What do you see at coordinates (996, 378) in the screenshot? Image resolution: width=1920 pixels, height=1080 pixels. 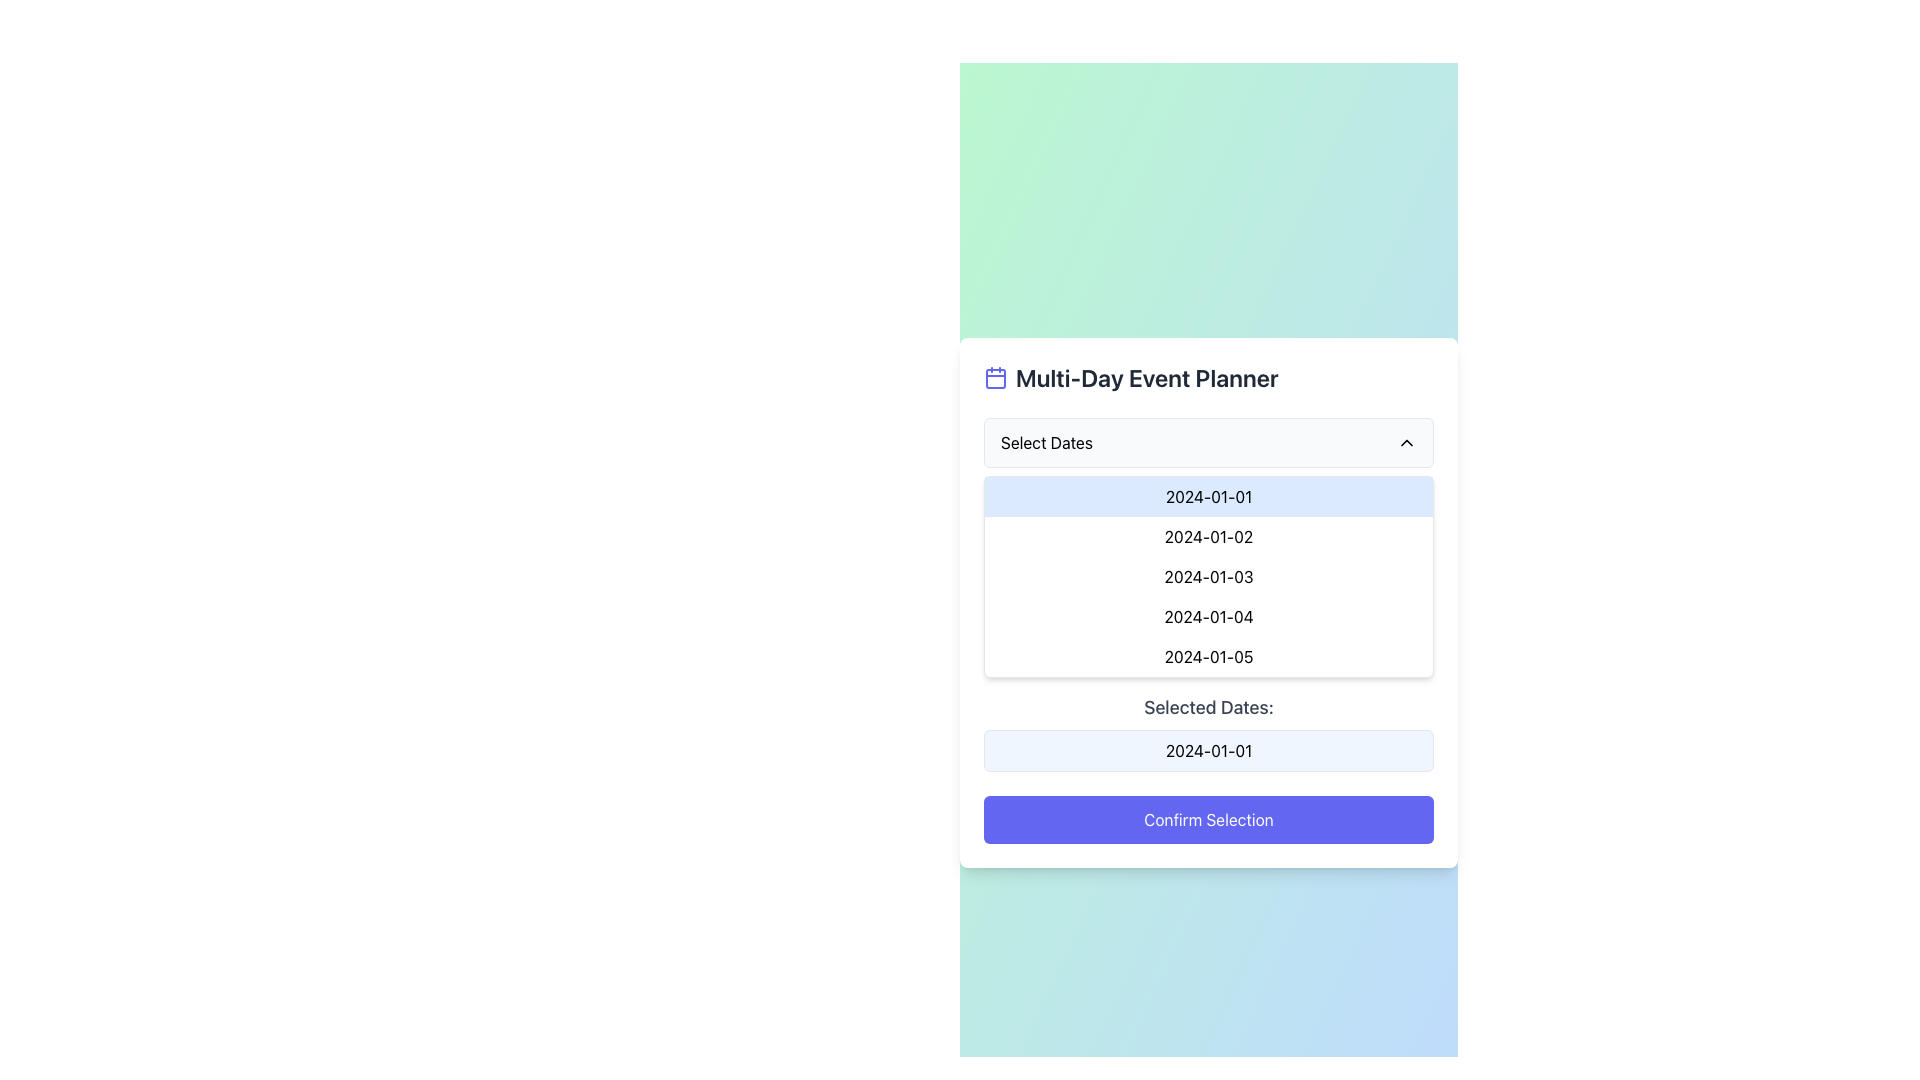 I see `the decorative icon located at the start of the 'Multi-Day Event Planner' title bar, which signifies a relationship to calendar or scheduling functionalities` at bounding box center [996, 378].